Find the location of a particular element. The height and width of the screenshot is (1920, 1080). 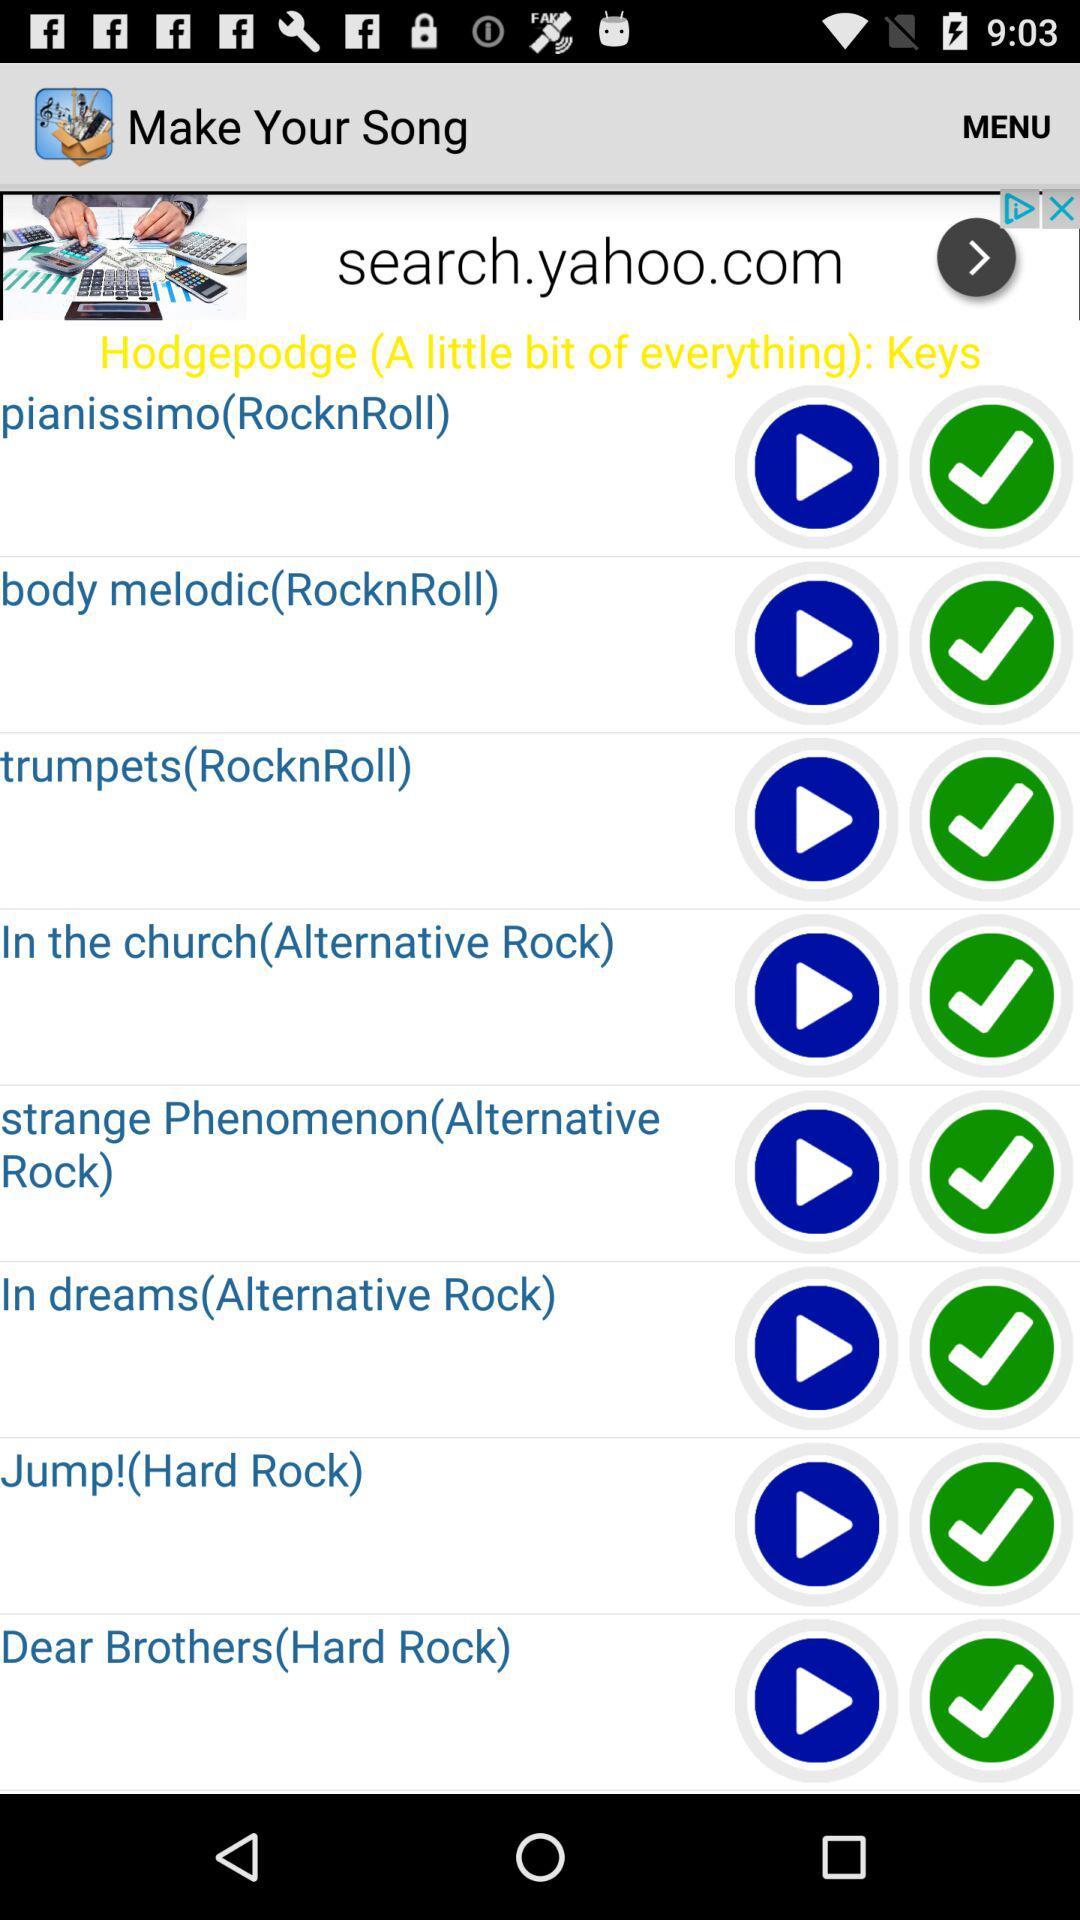

button is located at coordinates (817, 820).